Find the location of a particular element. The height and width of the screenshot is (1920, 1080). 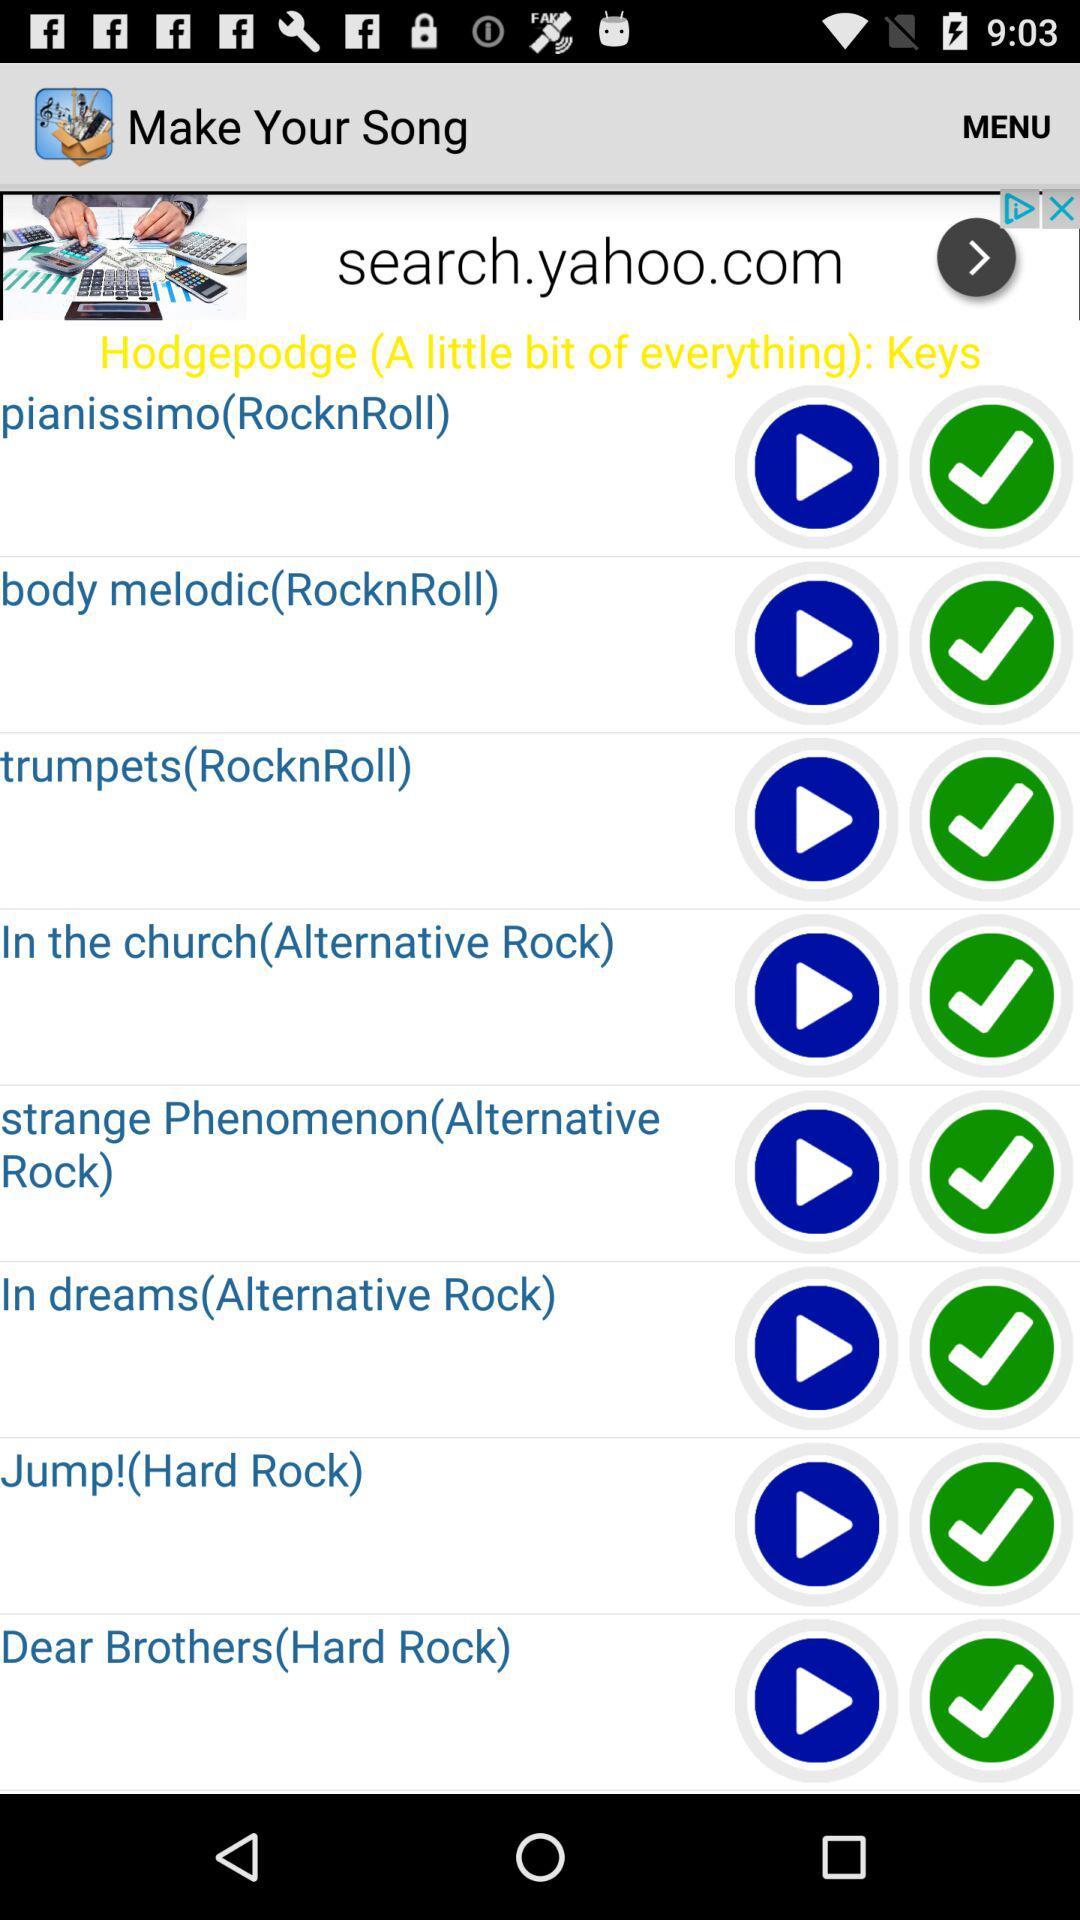

button is located at coordinates (817, 820).